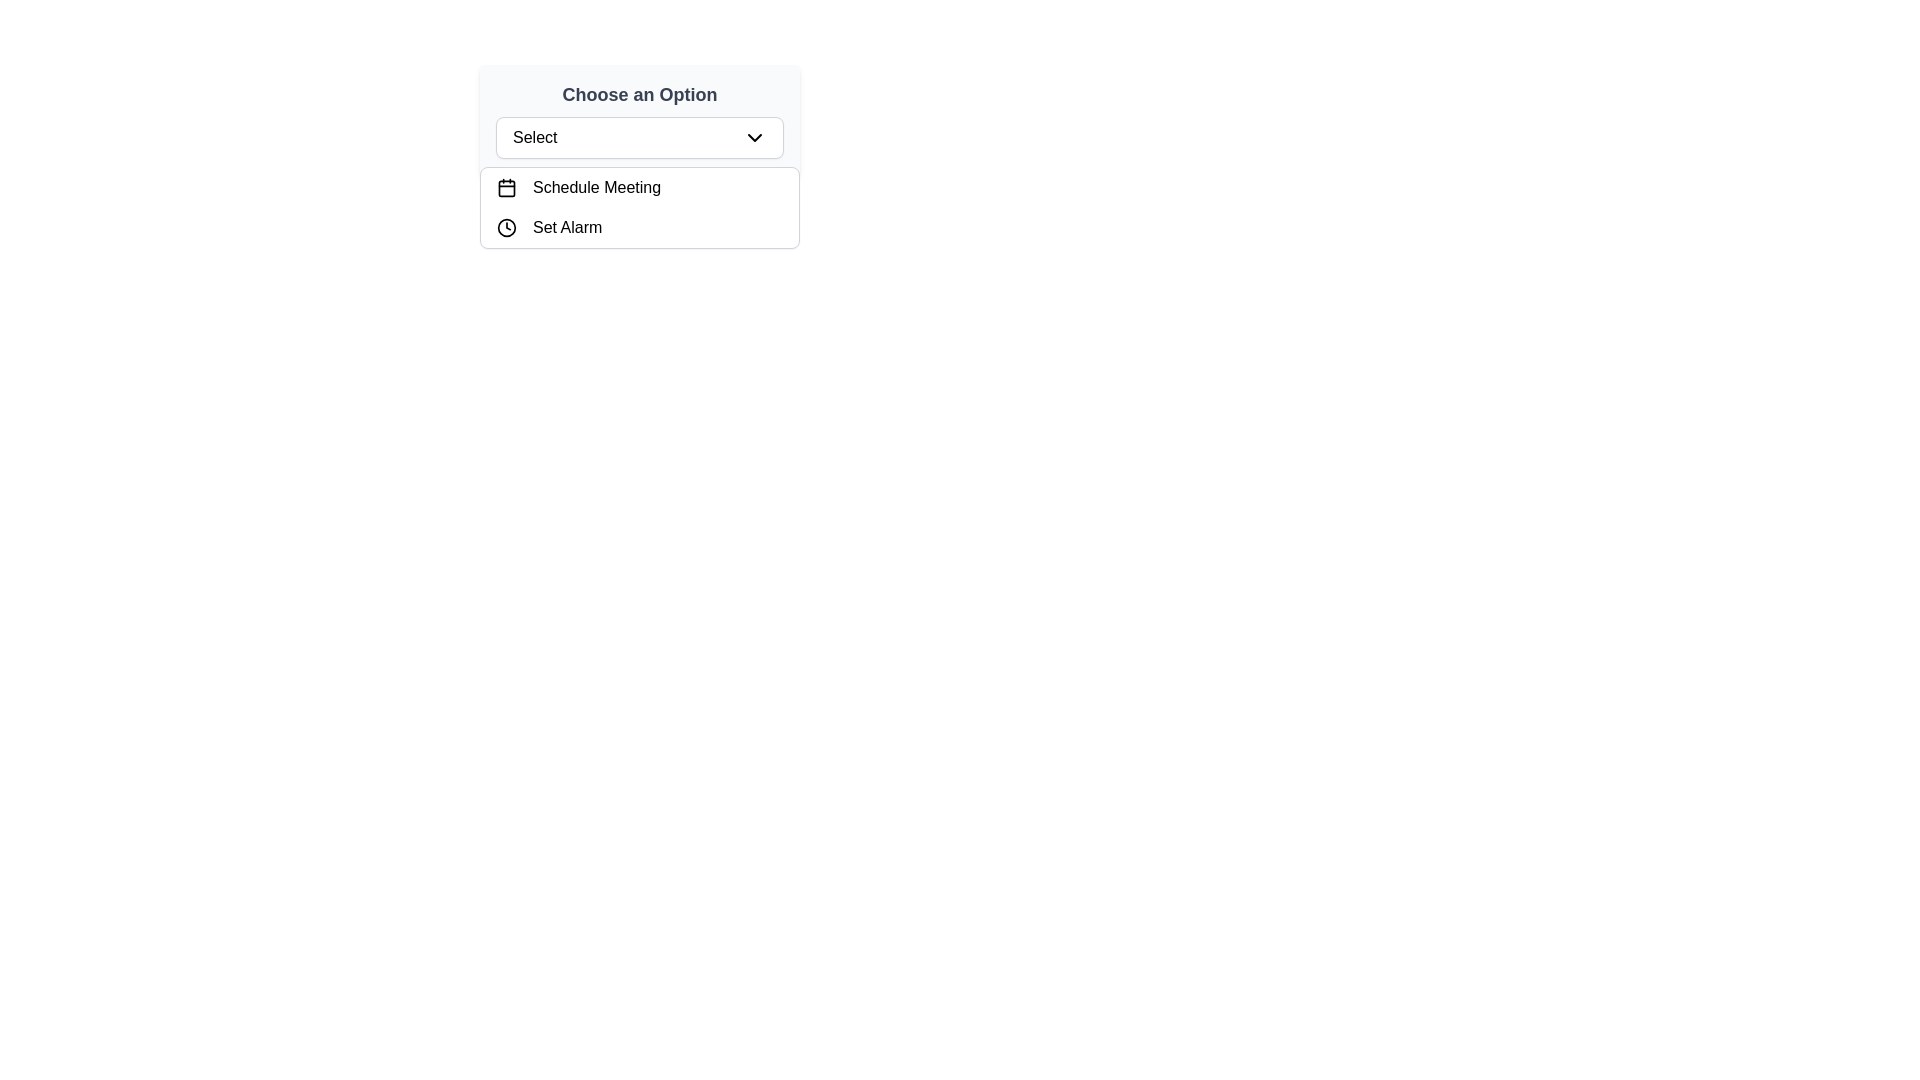 This screenshot has width=1920, height=1080. Describe the element at coordinates (638, 208) in the screenshot. I see `the 'Schedule Meeting' option in the dropdown menu located beneath the 'Choose an Option' selector` at that location.